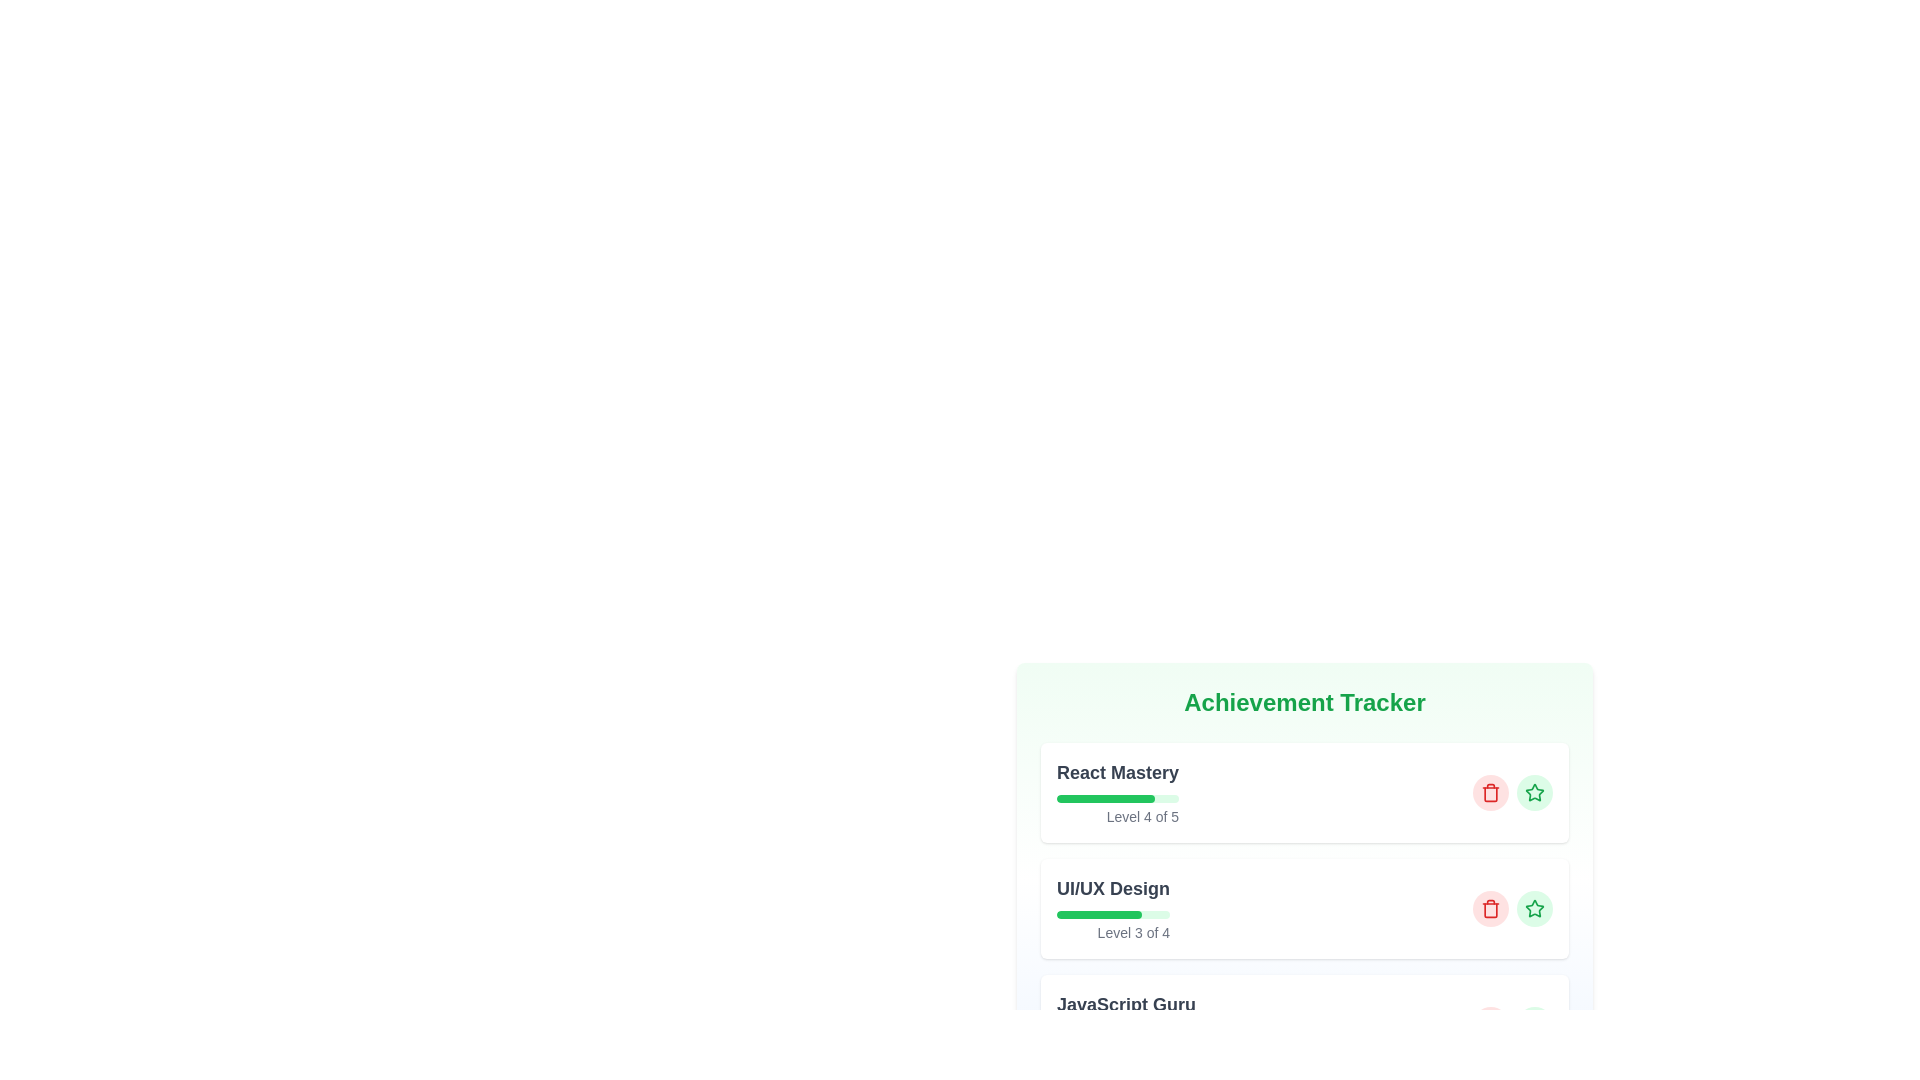 This screenshot has width=1920, height=1080. I want to click on the text label displaying 'UI/UX Design', which is styled with a large dark gray font and positioned at the upper section of its card, above a progress bar, so click(1112, 887).